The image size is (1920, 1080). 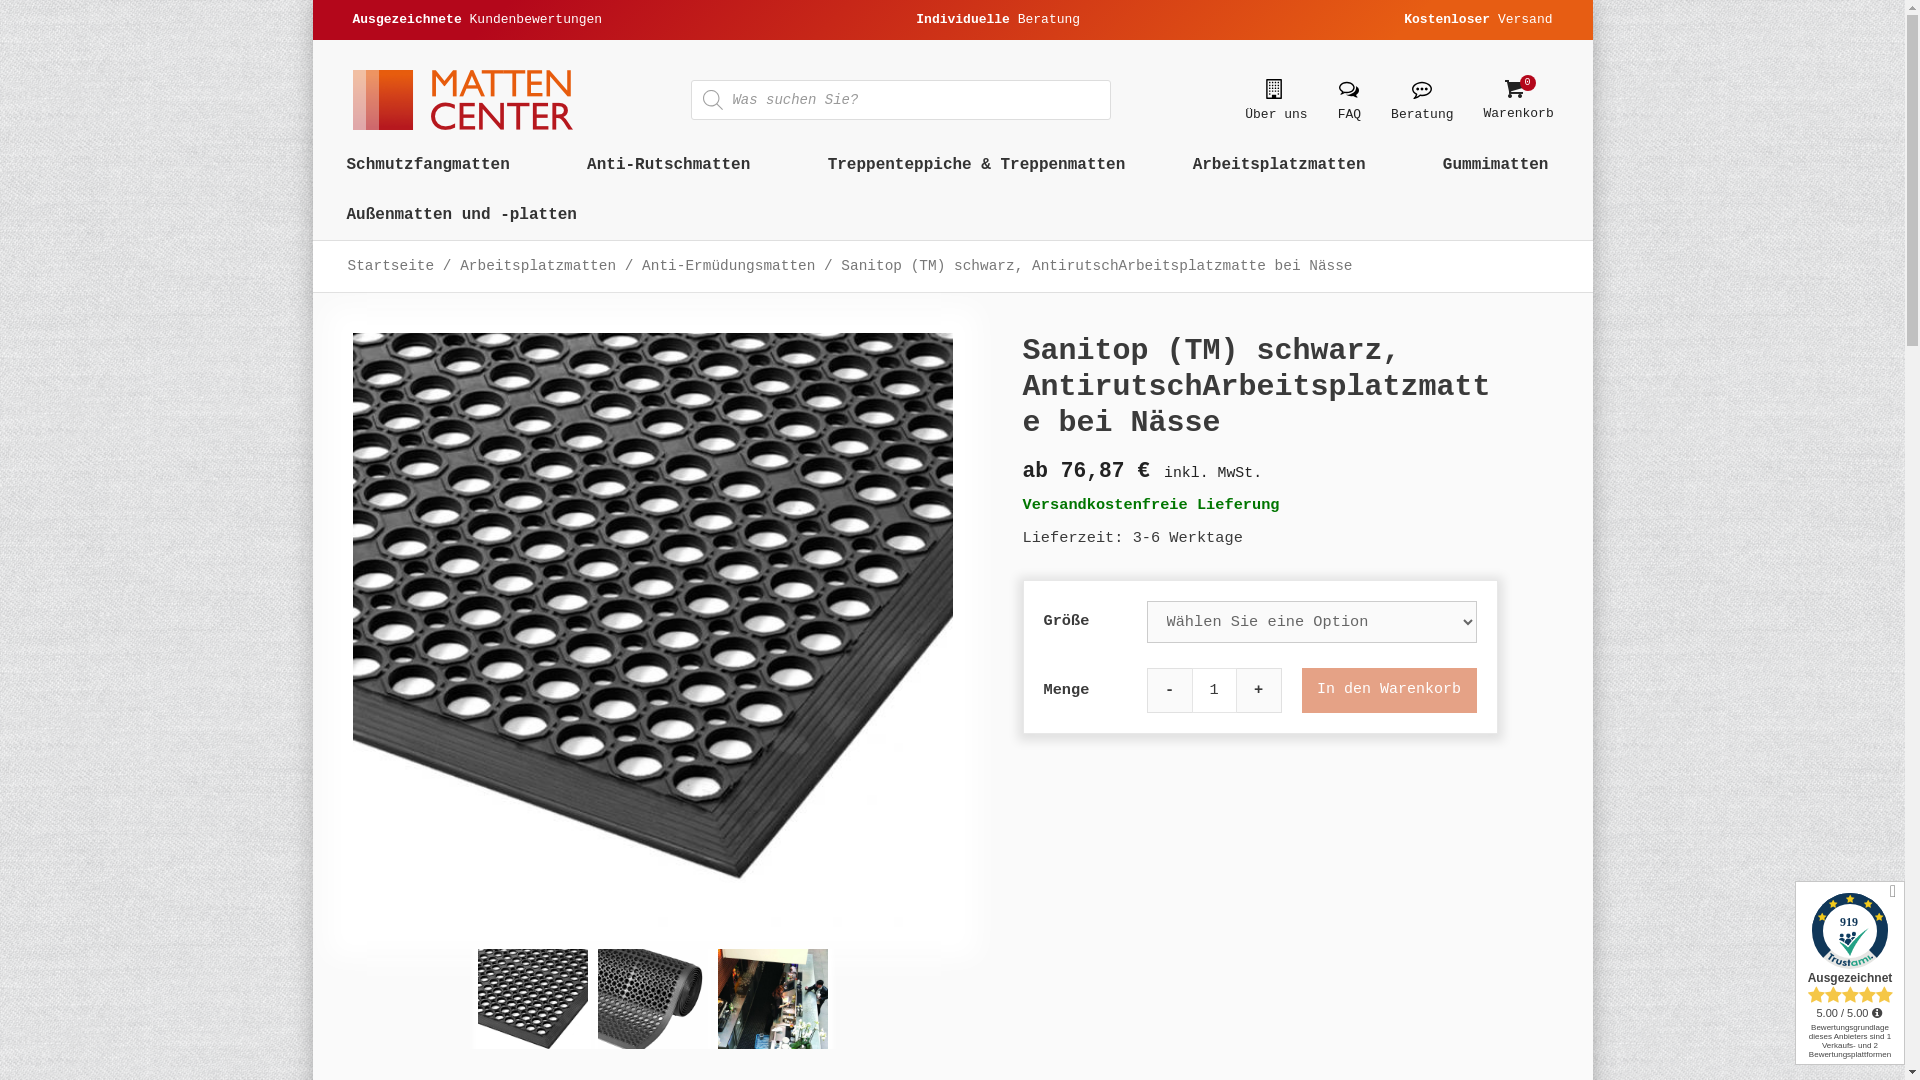 I want to click on 'Trustami', so click(x=1795, y=971).